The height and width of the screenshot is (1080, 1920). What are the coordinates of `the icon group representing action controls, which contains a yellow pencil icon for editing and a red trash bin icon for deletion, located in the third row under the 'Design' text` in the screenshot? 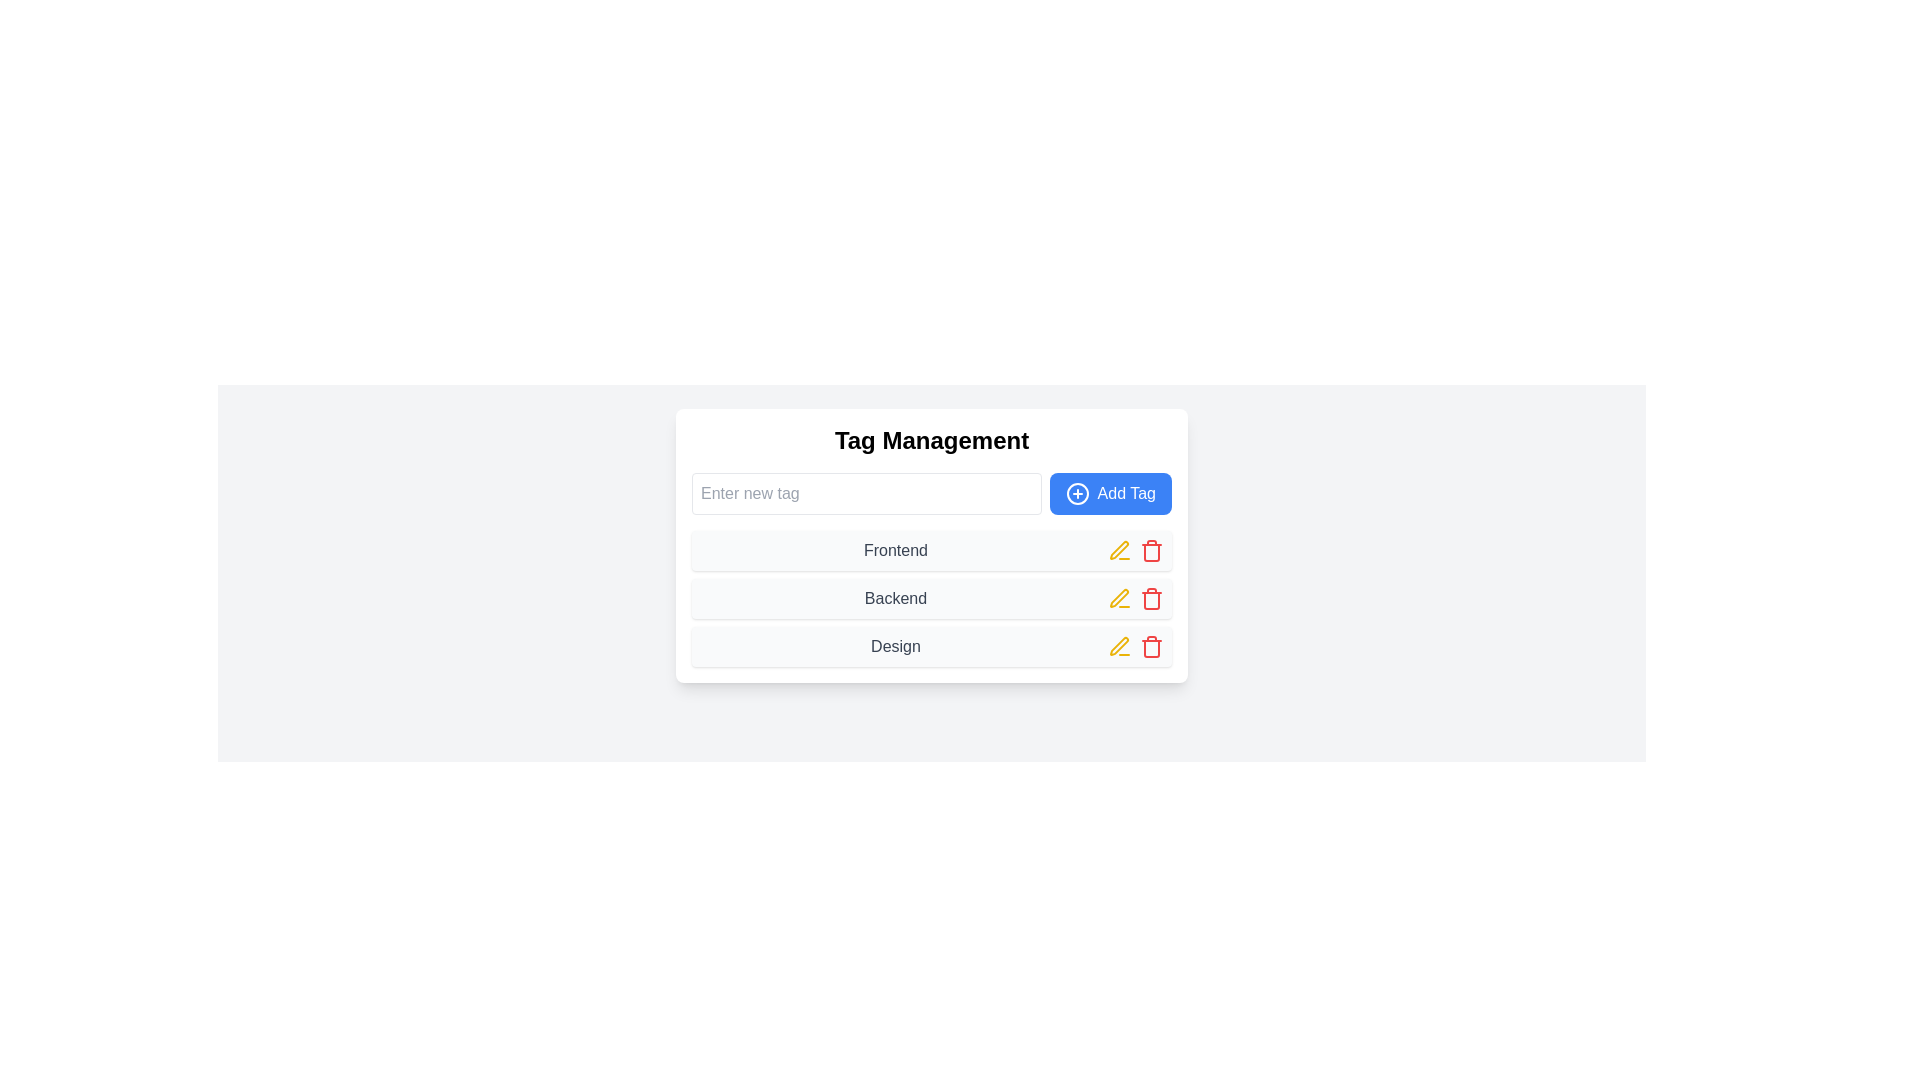 It's located at (1136, 647).